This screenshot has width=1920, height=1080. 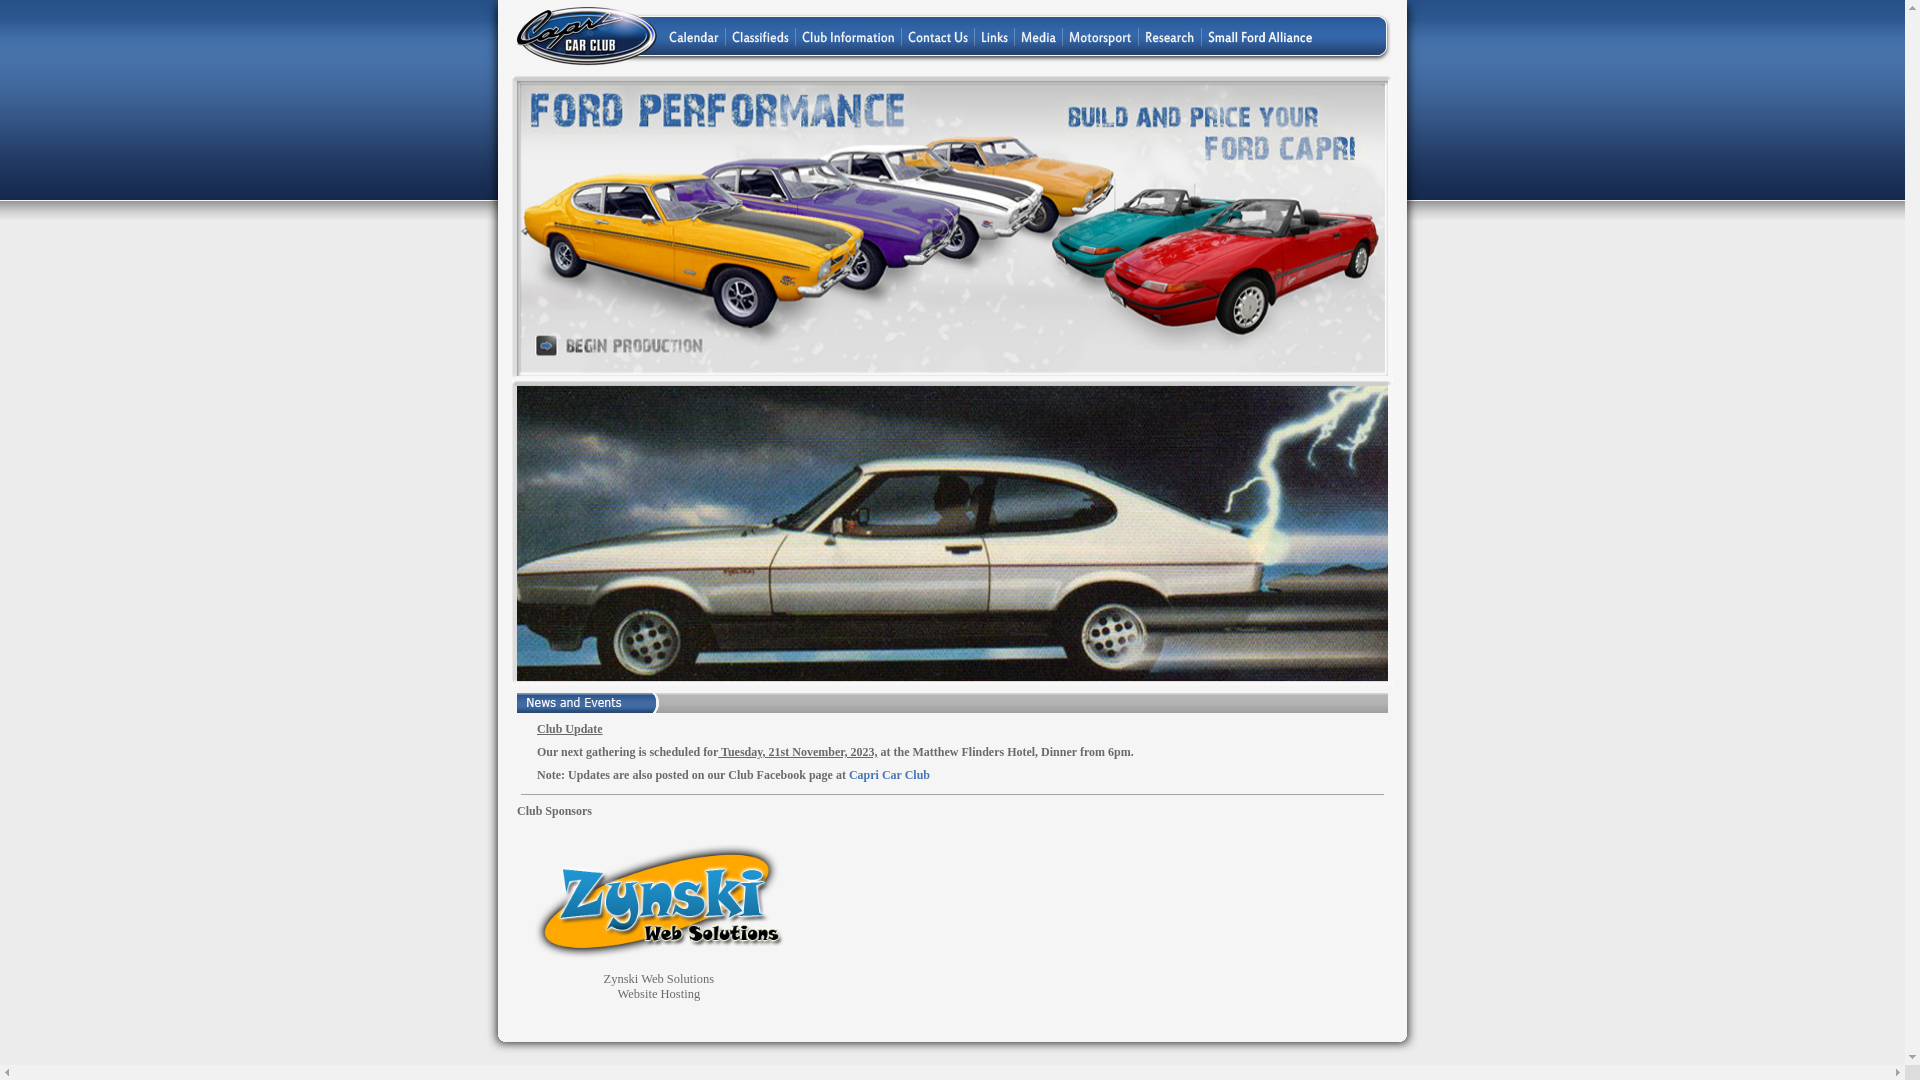 I want to click on 'Capri Car Club', so click(x=888, y=774).